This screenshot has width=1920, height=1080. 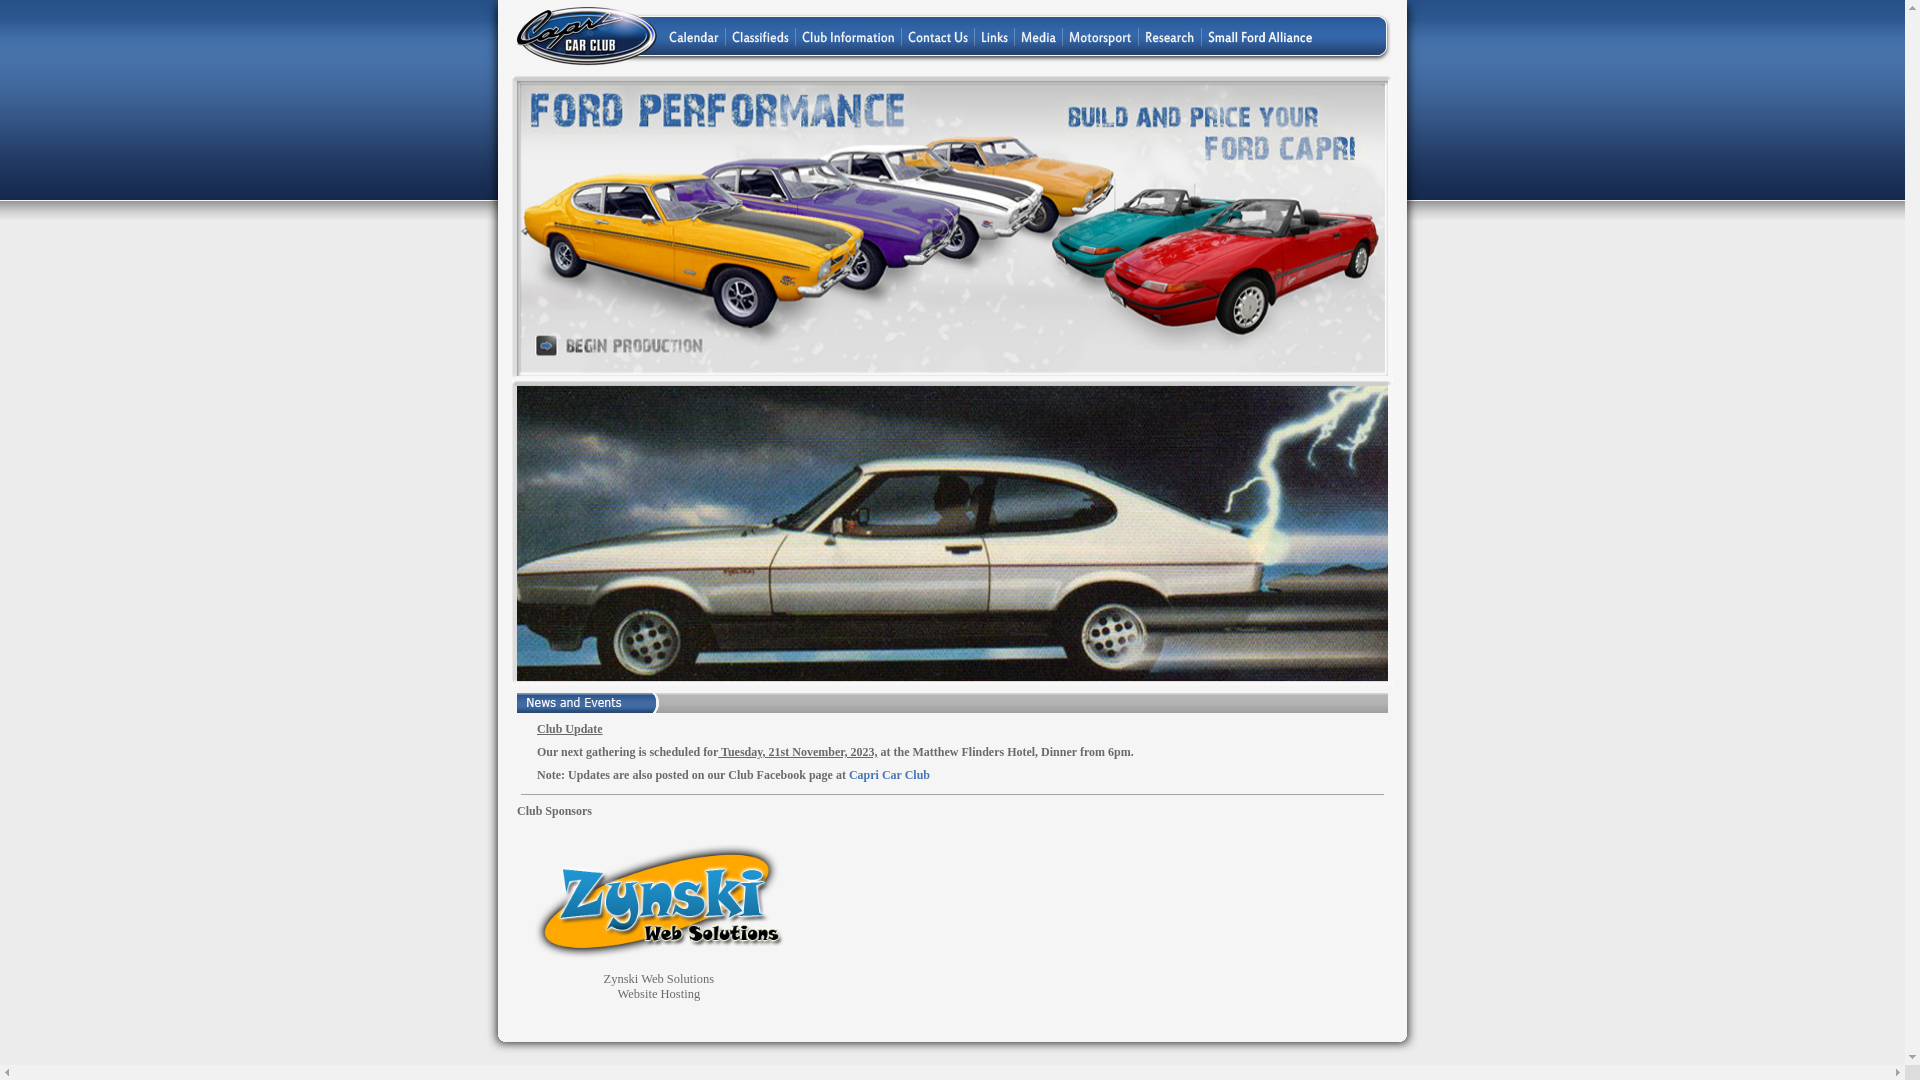 I want to click on 'Capri Car Club', so click(x=888, y=774).